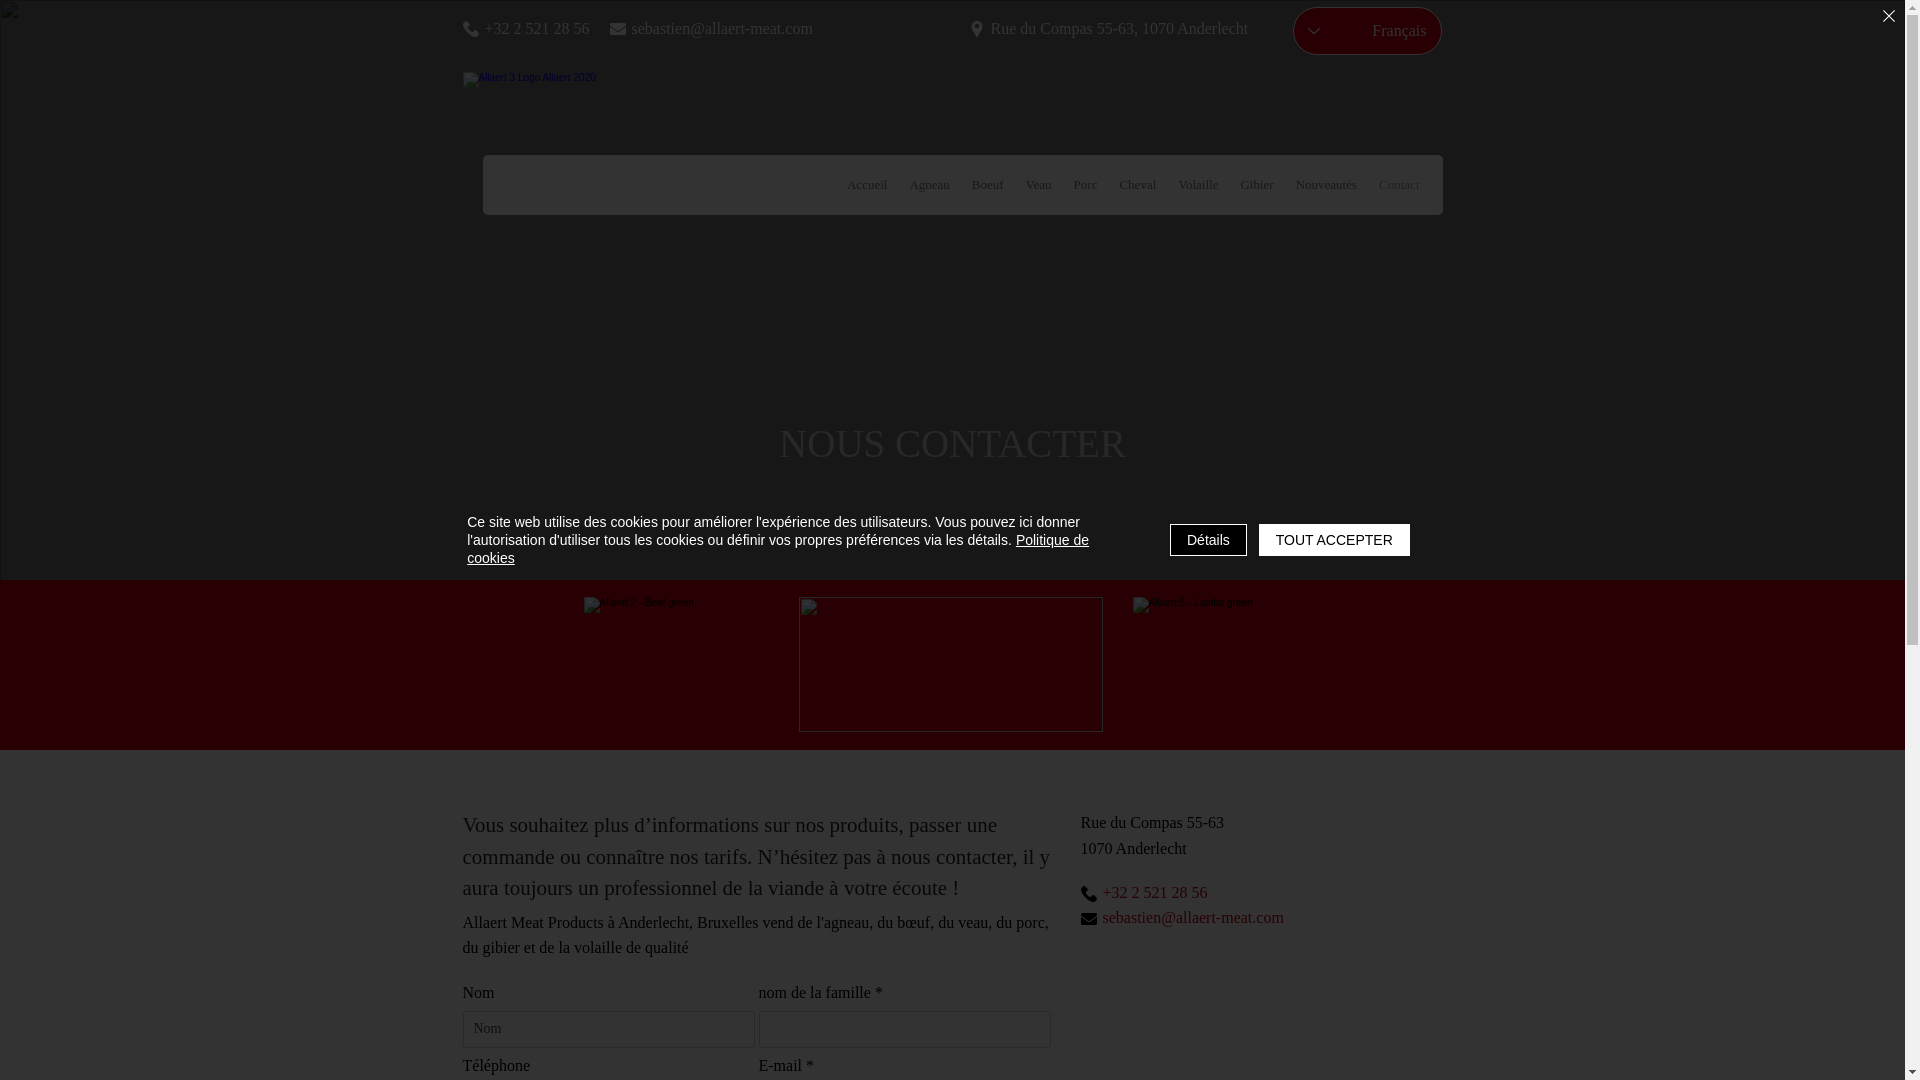 The width and height of the screenshot is (1920, 1080). What do you see at coordinates (1169, 892) in the screenshot?
I see `'+32 2 521 28 56'` at bounding box center [1169, 892].